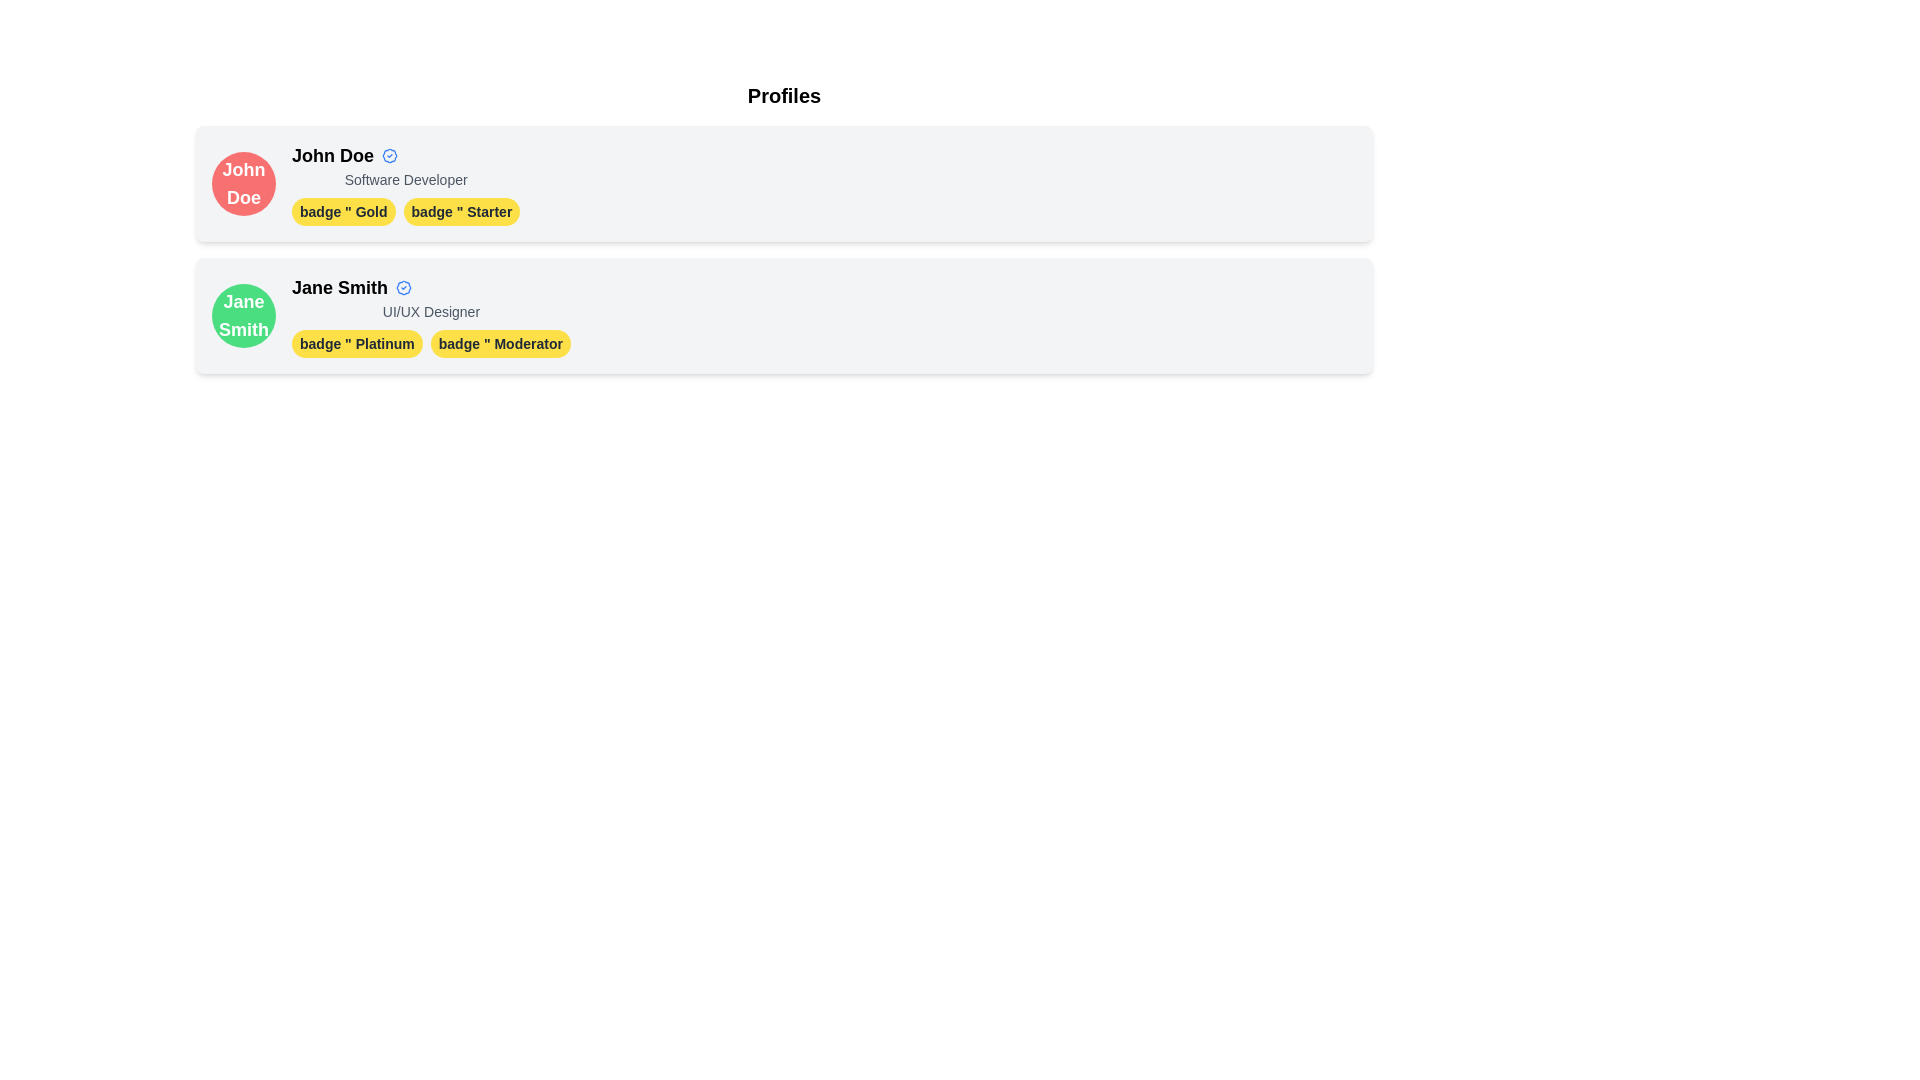  I want to click on the second badge located below the name 'John Doe' in the first profile card, so click(460, 212).